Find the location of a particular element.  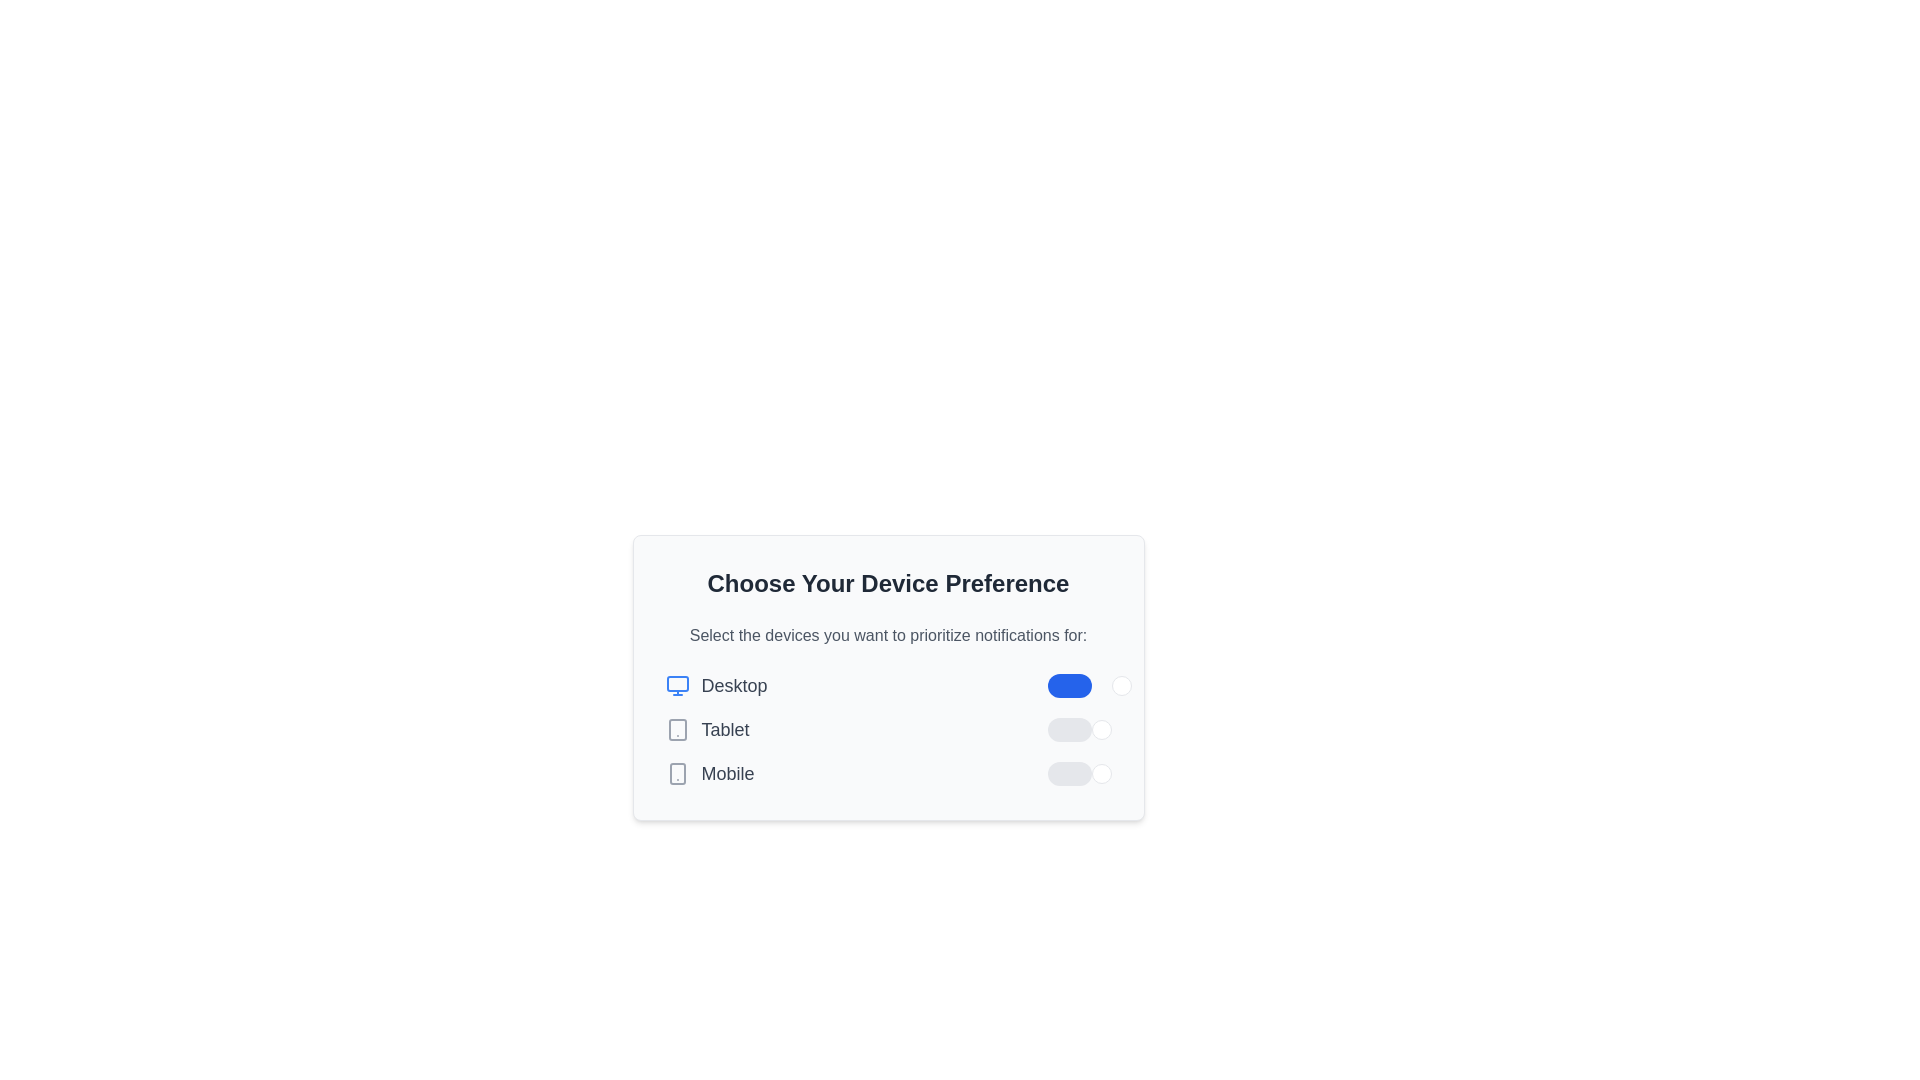

the toggle switch for enabling or disabling notifications for Tablet devices, which is the second switch below the 'Desktop' option is located at coordinates (1068, 729).